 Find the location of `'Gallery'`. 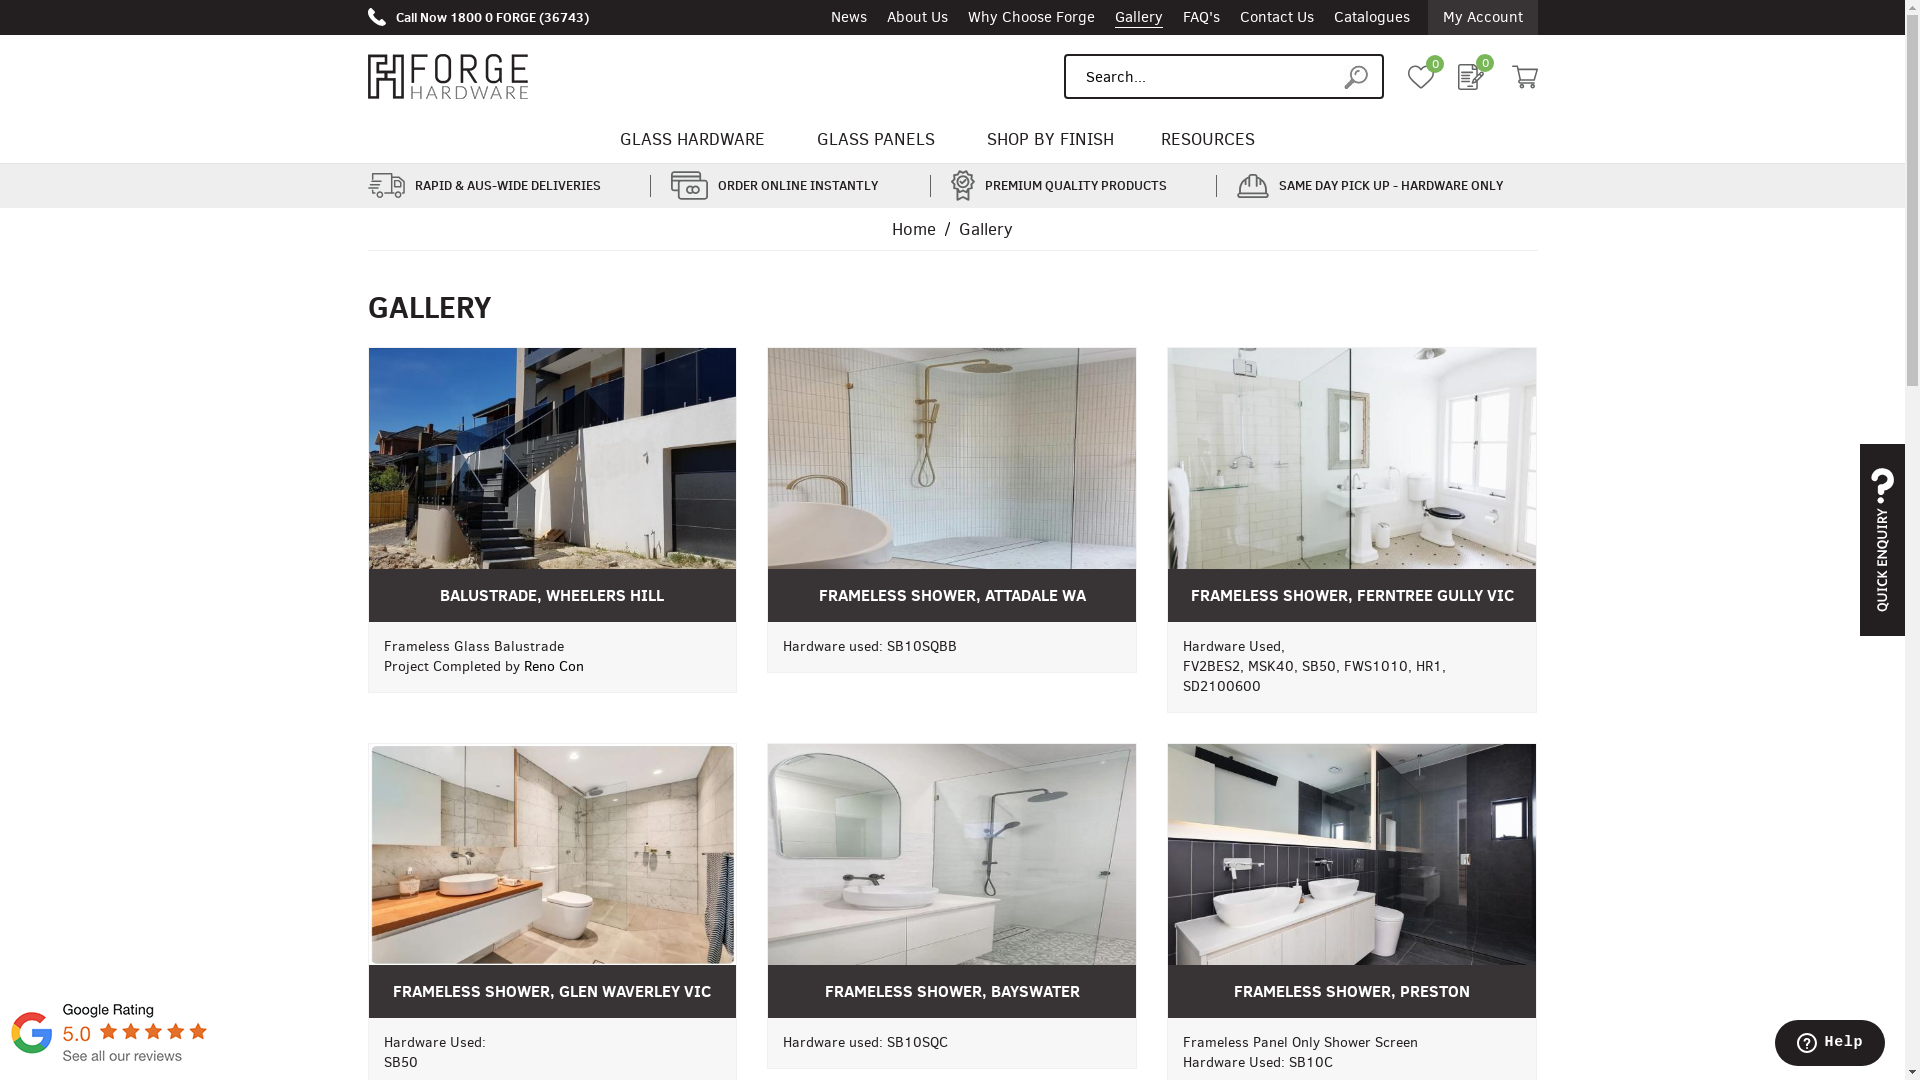

'Gallery' is located at coordinates (1137, 17).